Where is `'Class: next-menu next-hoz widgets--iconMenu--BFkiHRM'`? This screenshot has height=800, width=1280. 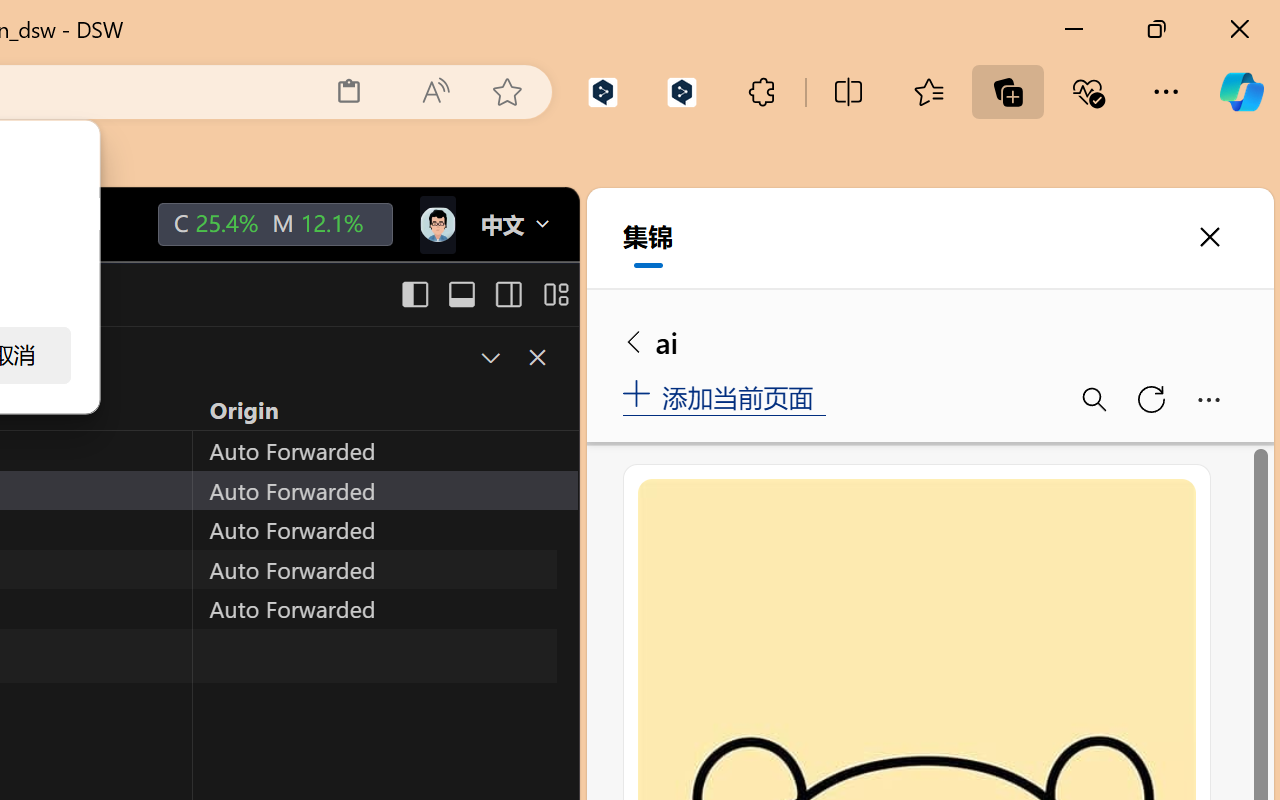
'Class: next-menu next-hoz widgets--iconMenu--BFkiHRM' is located at coordinates (435, 225).